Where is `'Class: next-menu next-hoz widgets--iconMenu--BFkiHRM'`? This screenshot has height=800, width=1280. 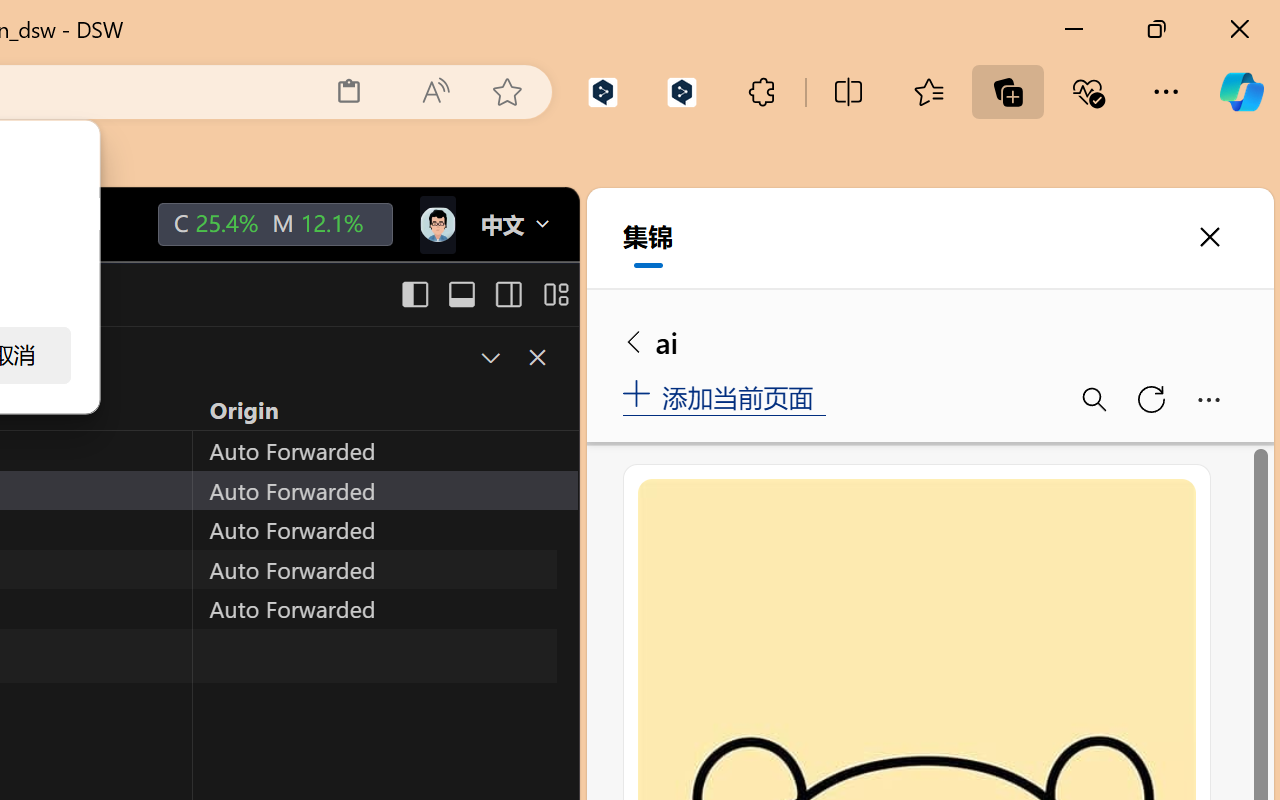
'Class: next-menu next-hoz widgets--iconMenu--BFkiHRM' is located at coordinates (435, 225).